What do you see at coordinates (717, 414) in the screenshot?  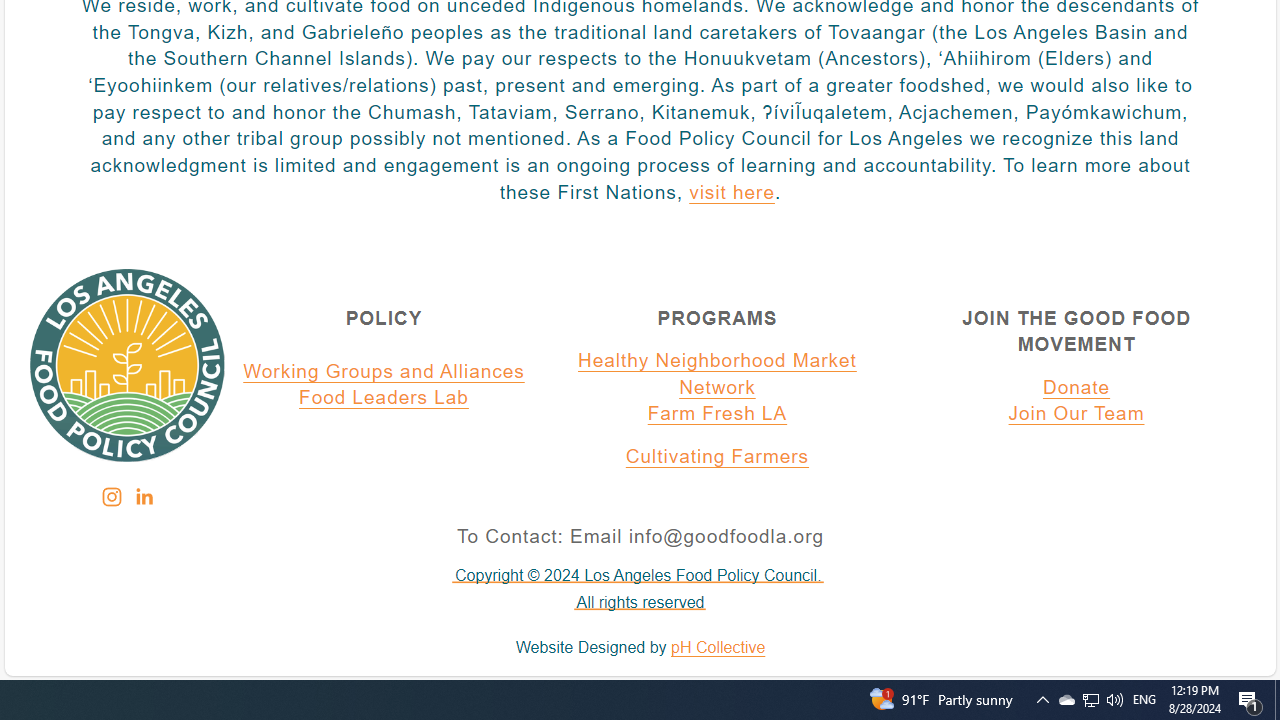 I see `'Farm Fresh LA'` at bounding box center [717, 414].